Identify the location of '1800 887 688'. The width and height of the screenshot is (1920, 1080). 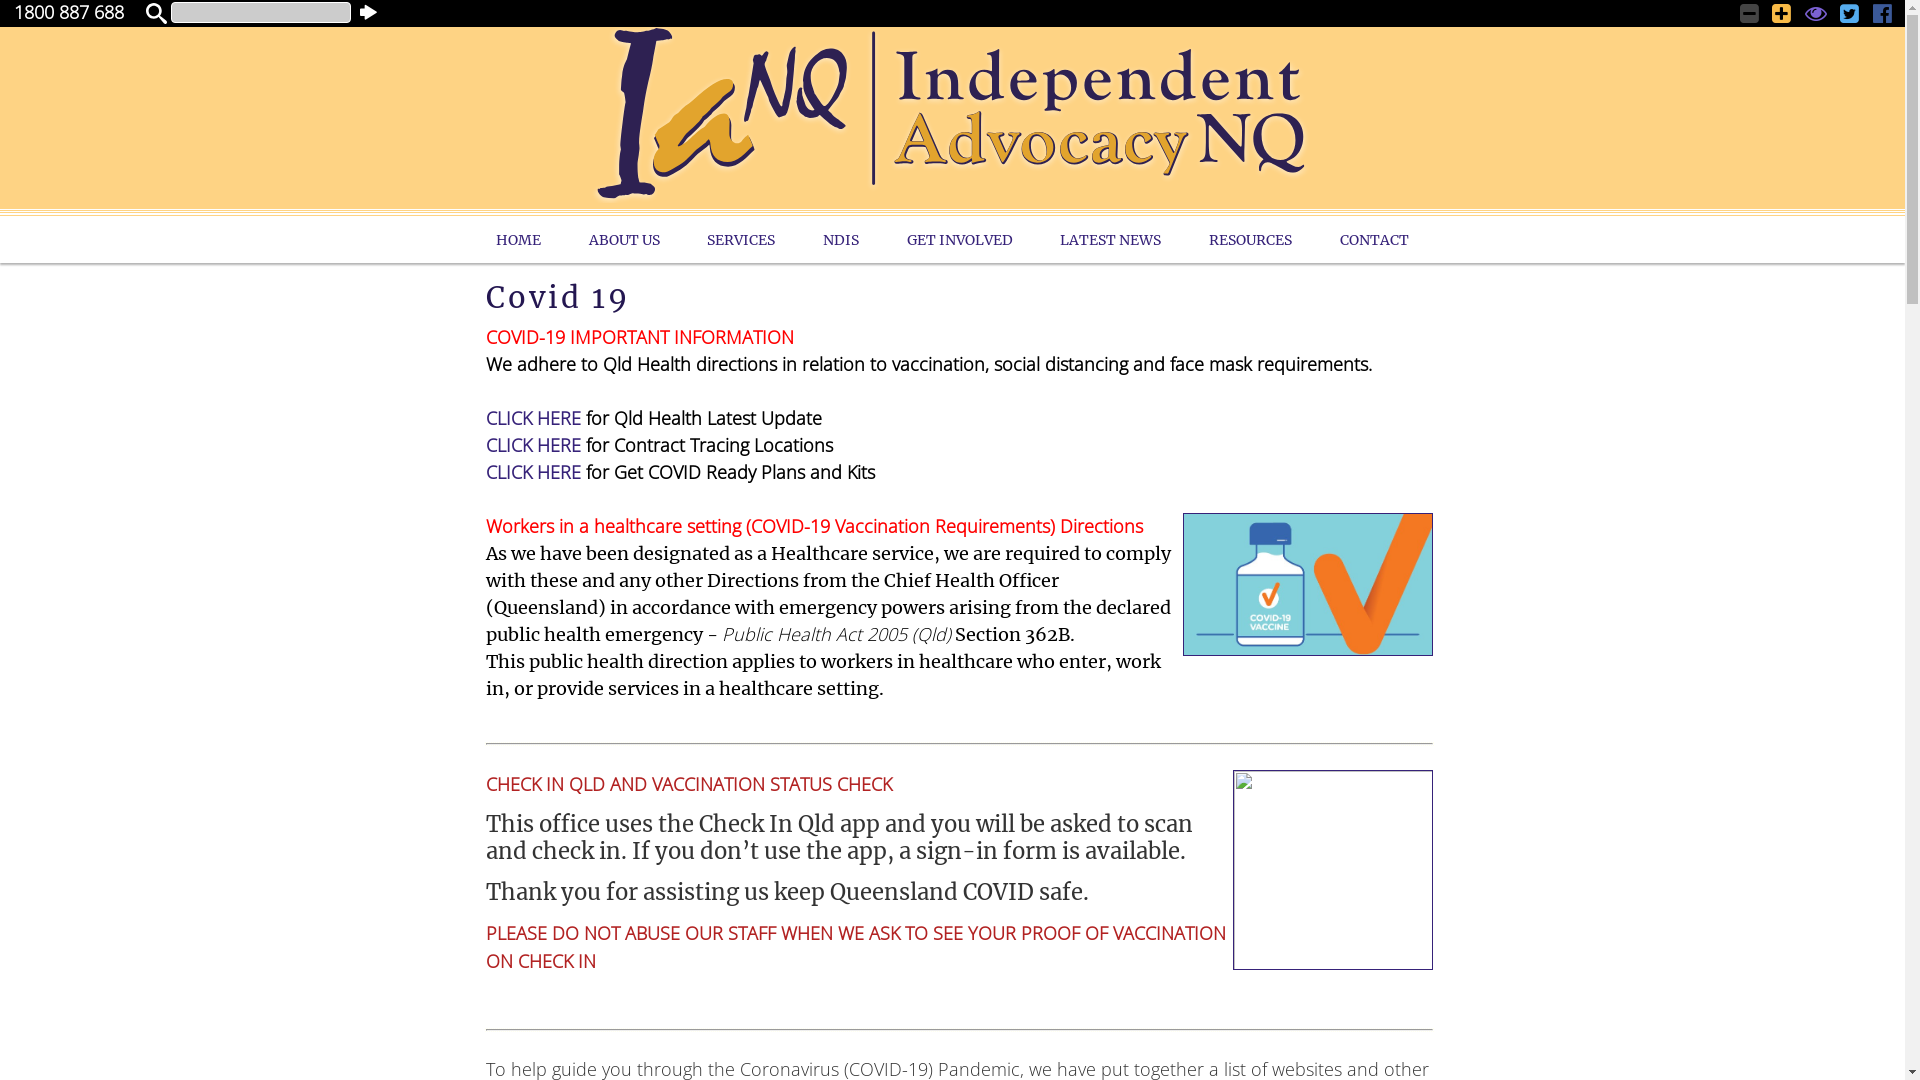
(68, 11).